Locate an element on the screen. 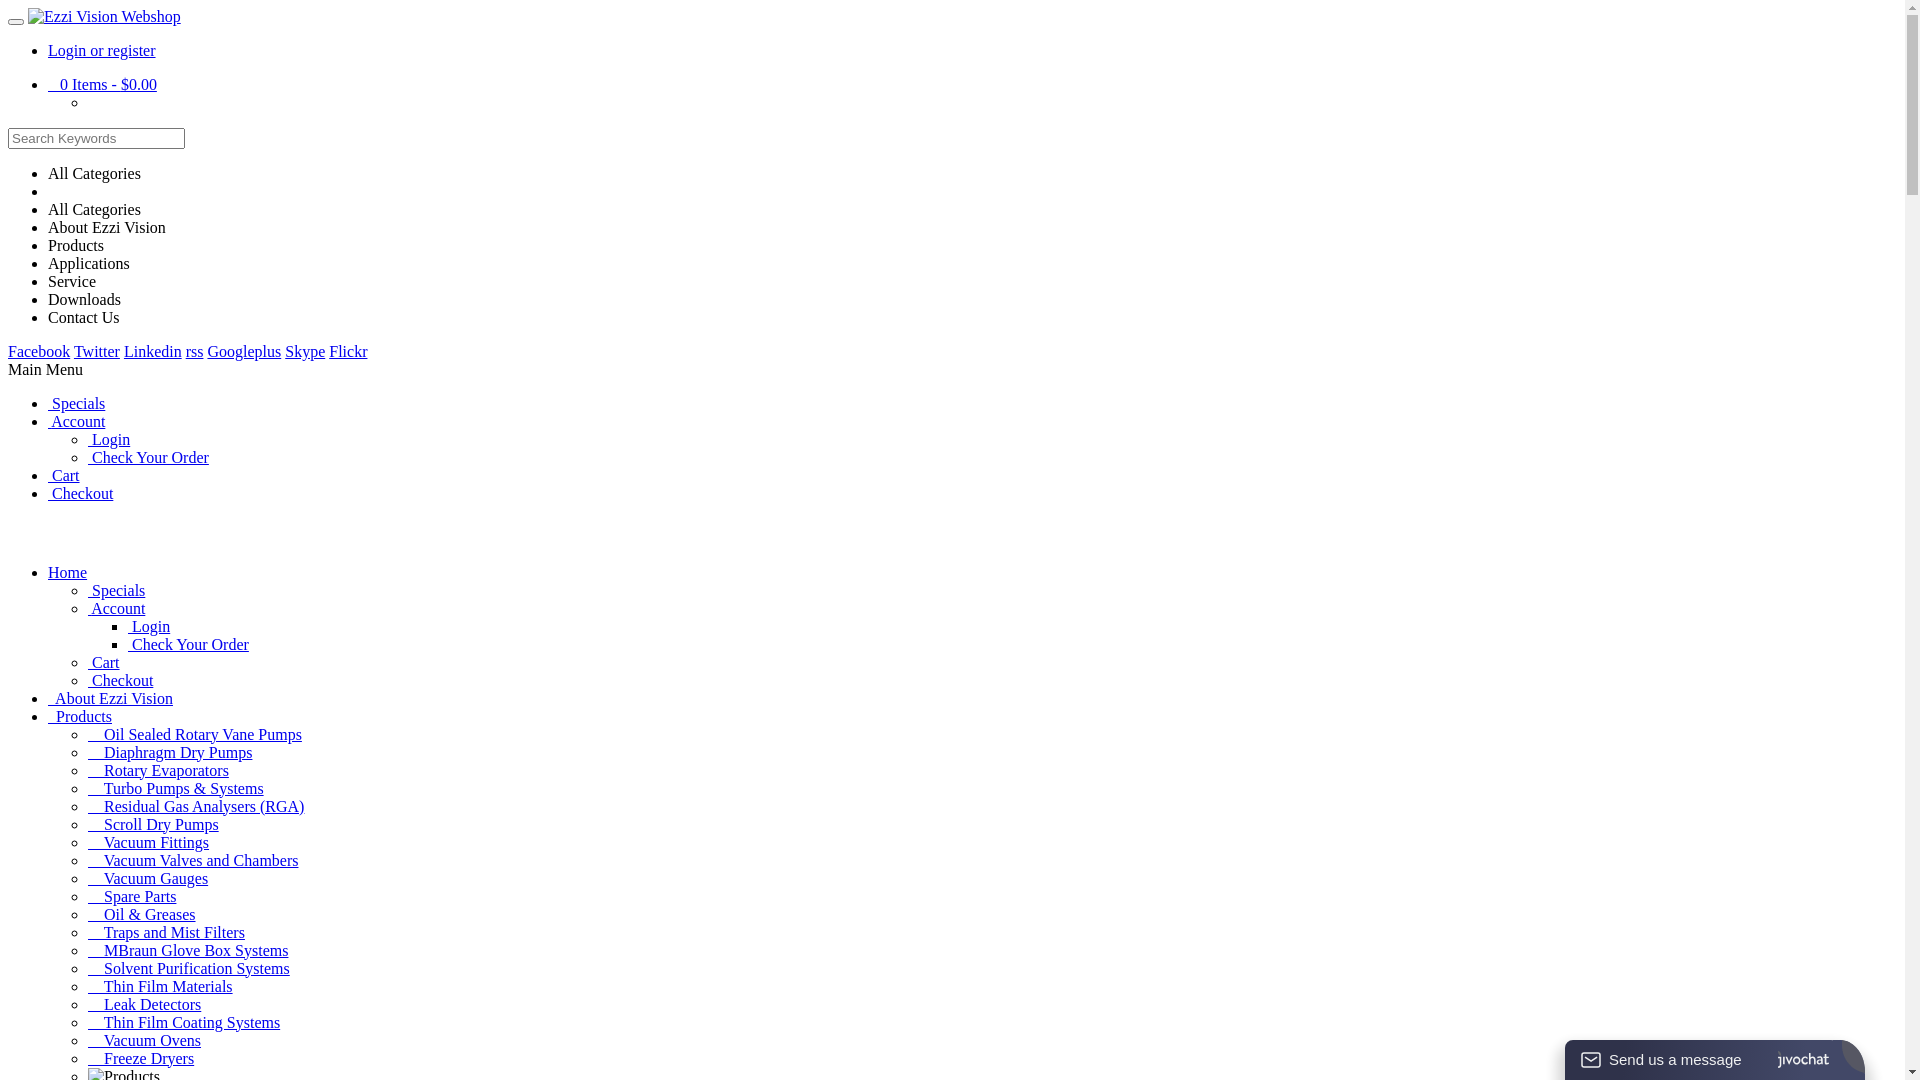  '    Residual Gas Analysers (RGA)' is located at coordinates (86, 805).